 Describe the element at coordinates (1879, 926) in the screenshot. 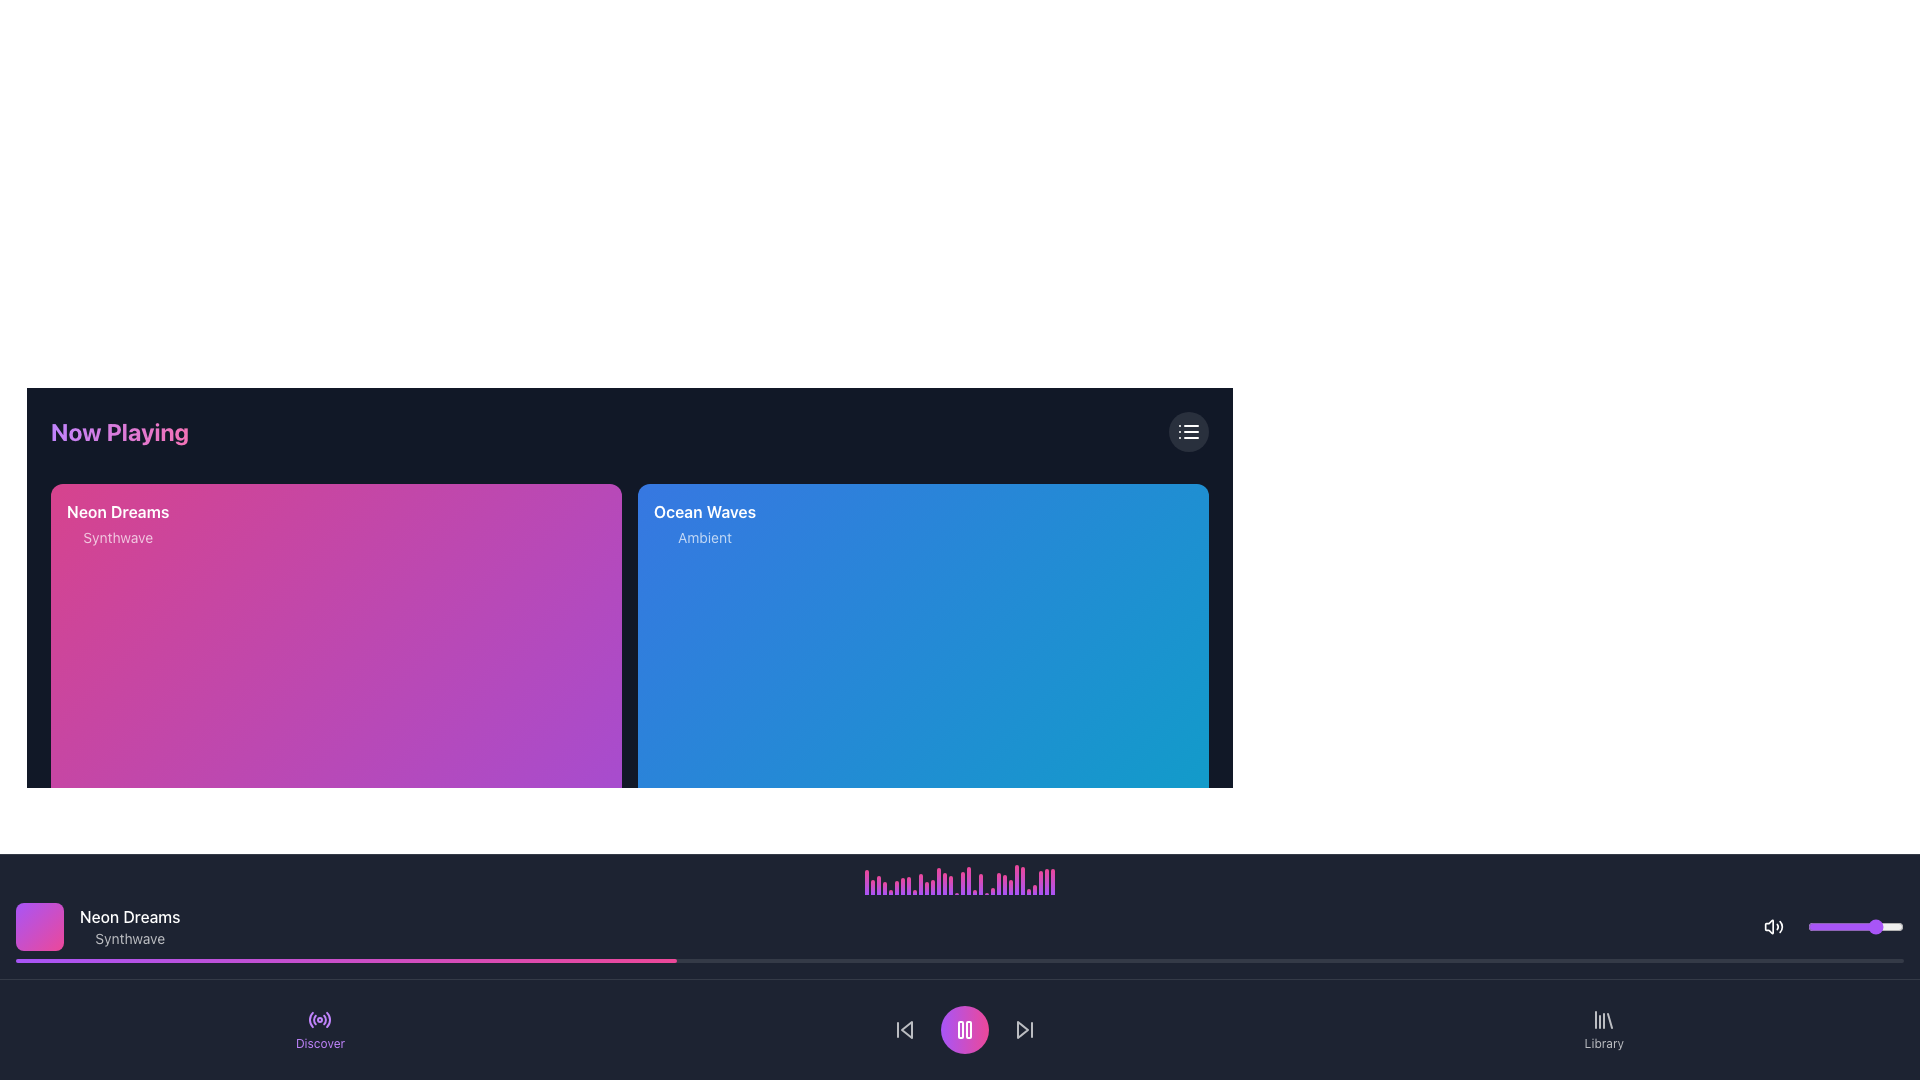

I see `the volume` at that location.